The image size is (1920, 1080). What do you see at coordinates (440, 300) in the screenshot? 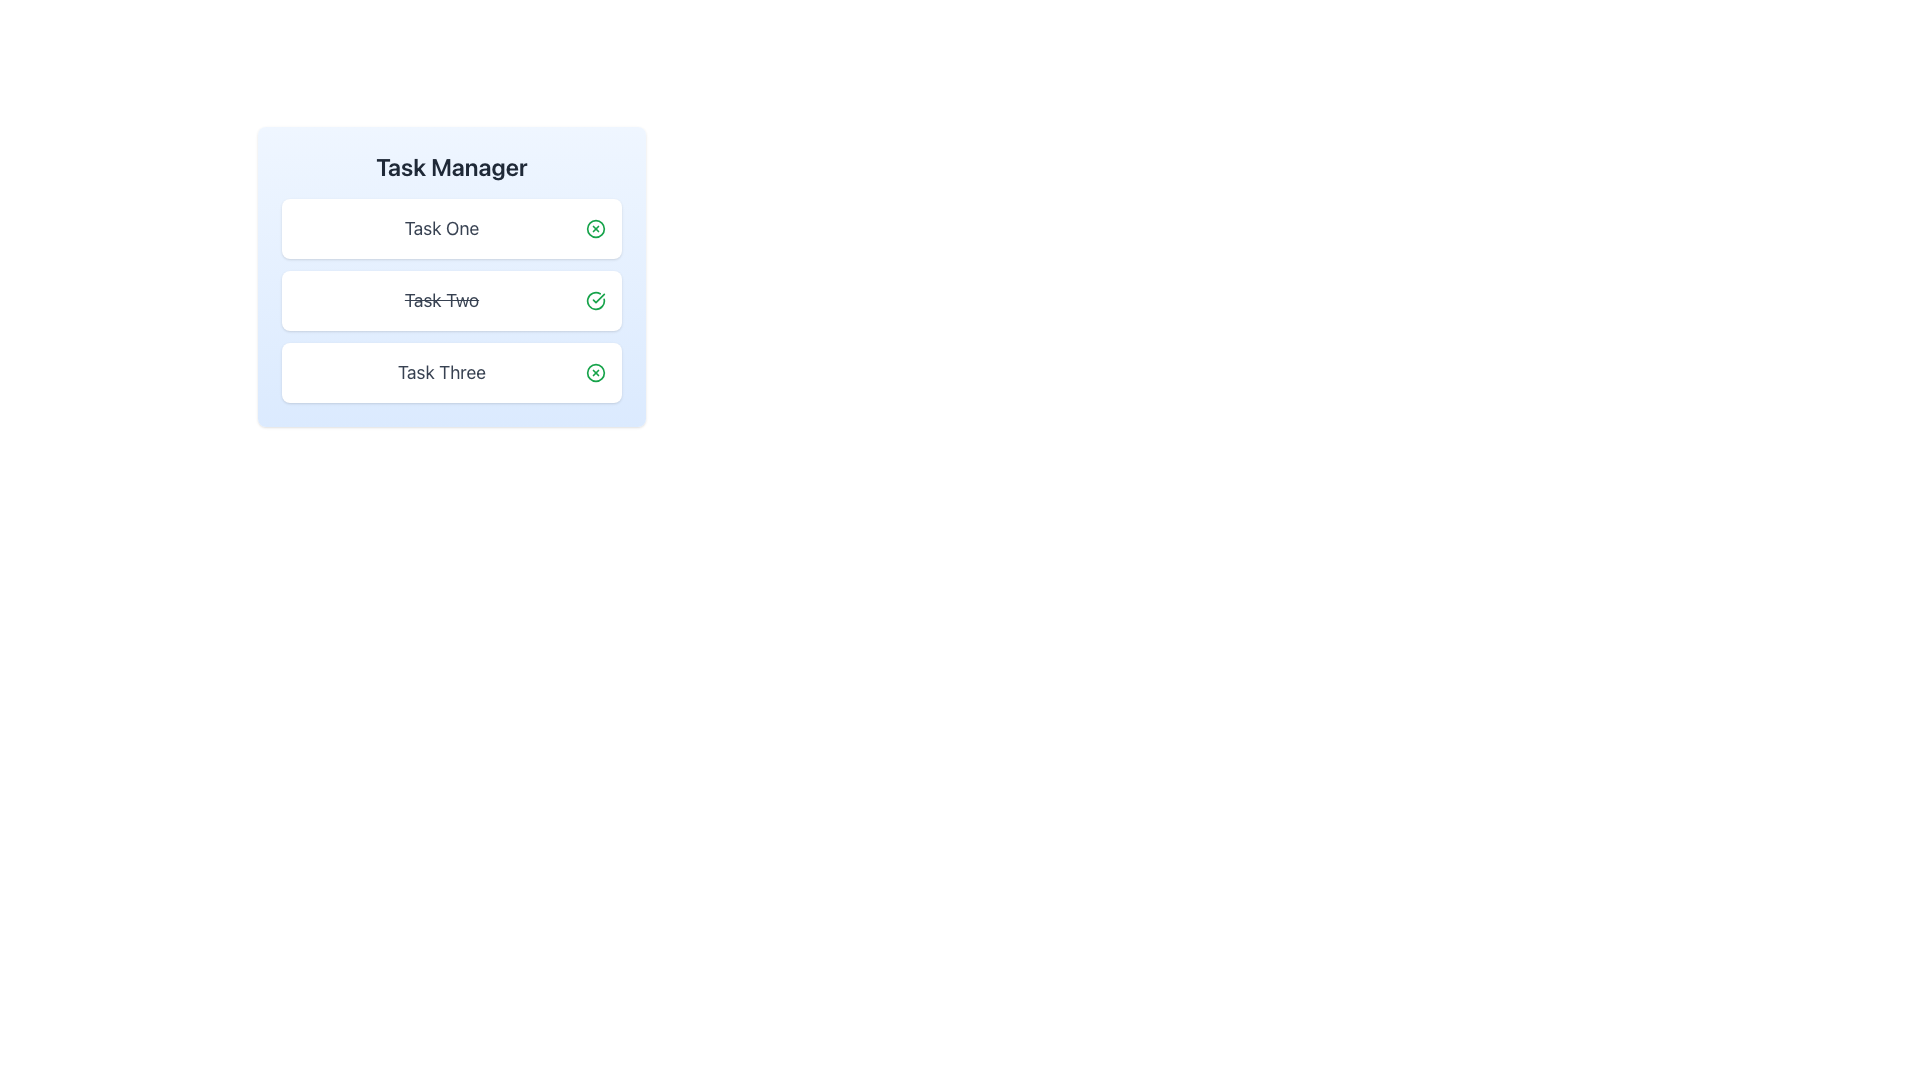
I see `the text label displaying 'Task Two', which is styled with a line-through effect and gray color, indicating it is a completed task` at bounding box center [440, 300].